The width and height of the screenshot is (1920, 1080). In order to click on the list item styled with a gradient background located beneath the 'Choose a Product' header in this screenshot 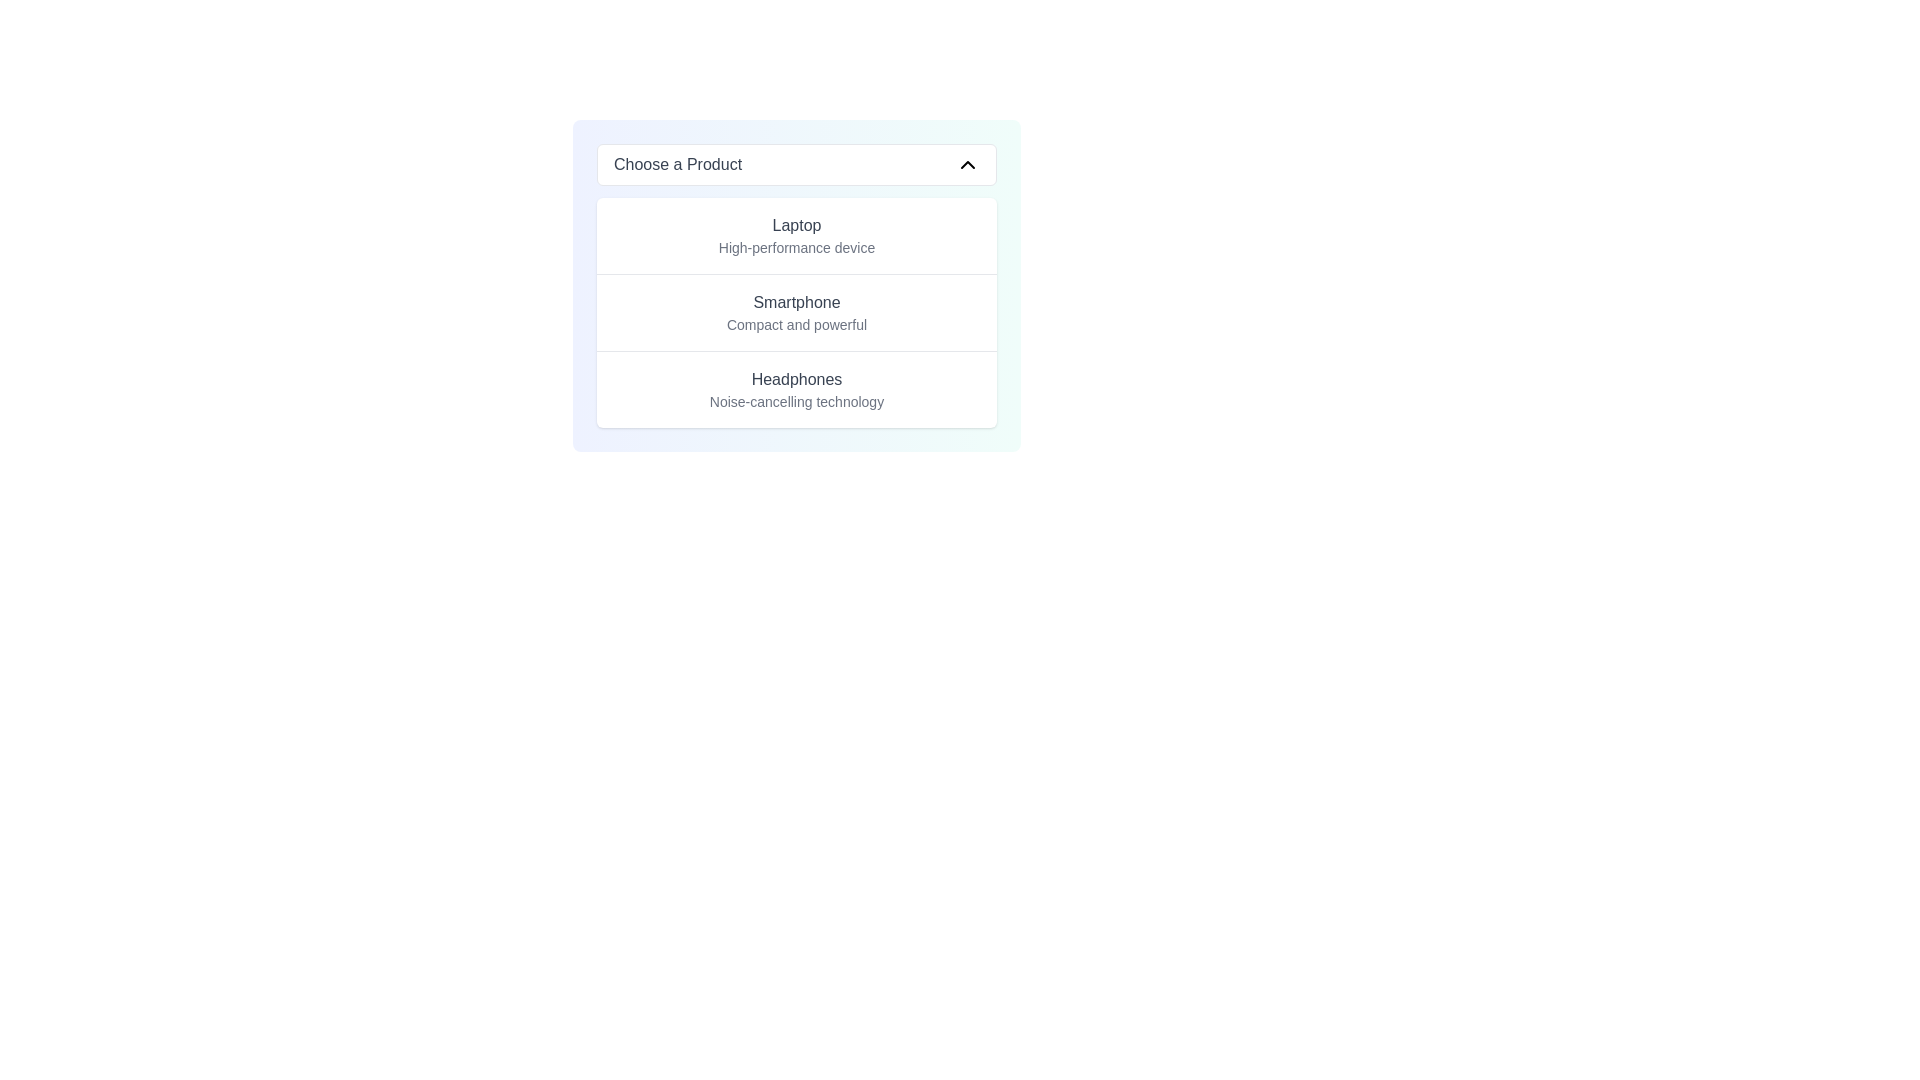, I will do `click(795, 285)`.